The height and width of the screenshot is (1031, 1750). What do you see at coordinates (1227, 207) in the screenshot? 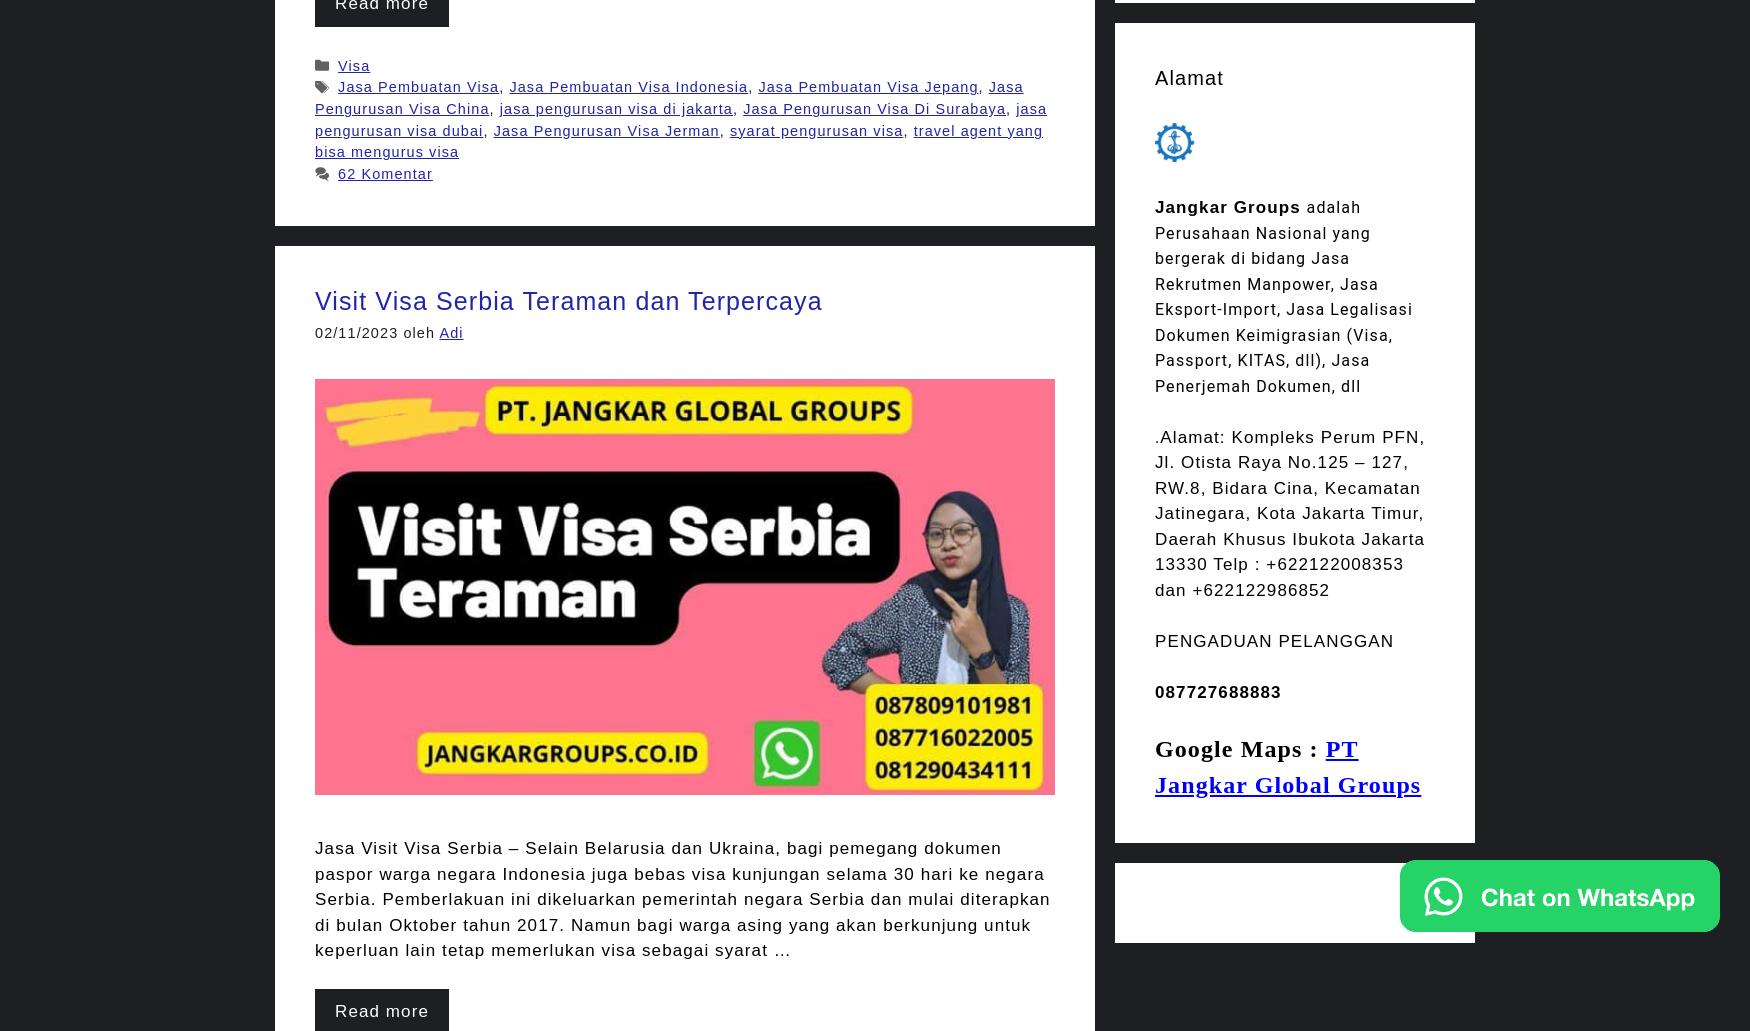
I see `'Jangkar Groups'` at bounding box center [1227, 207].